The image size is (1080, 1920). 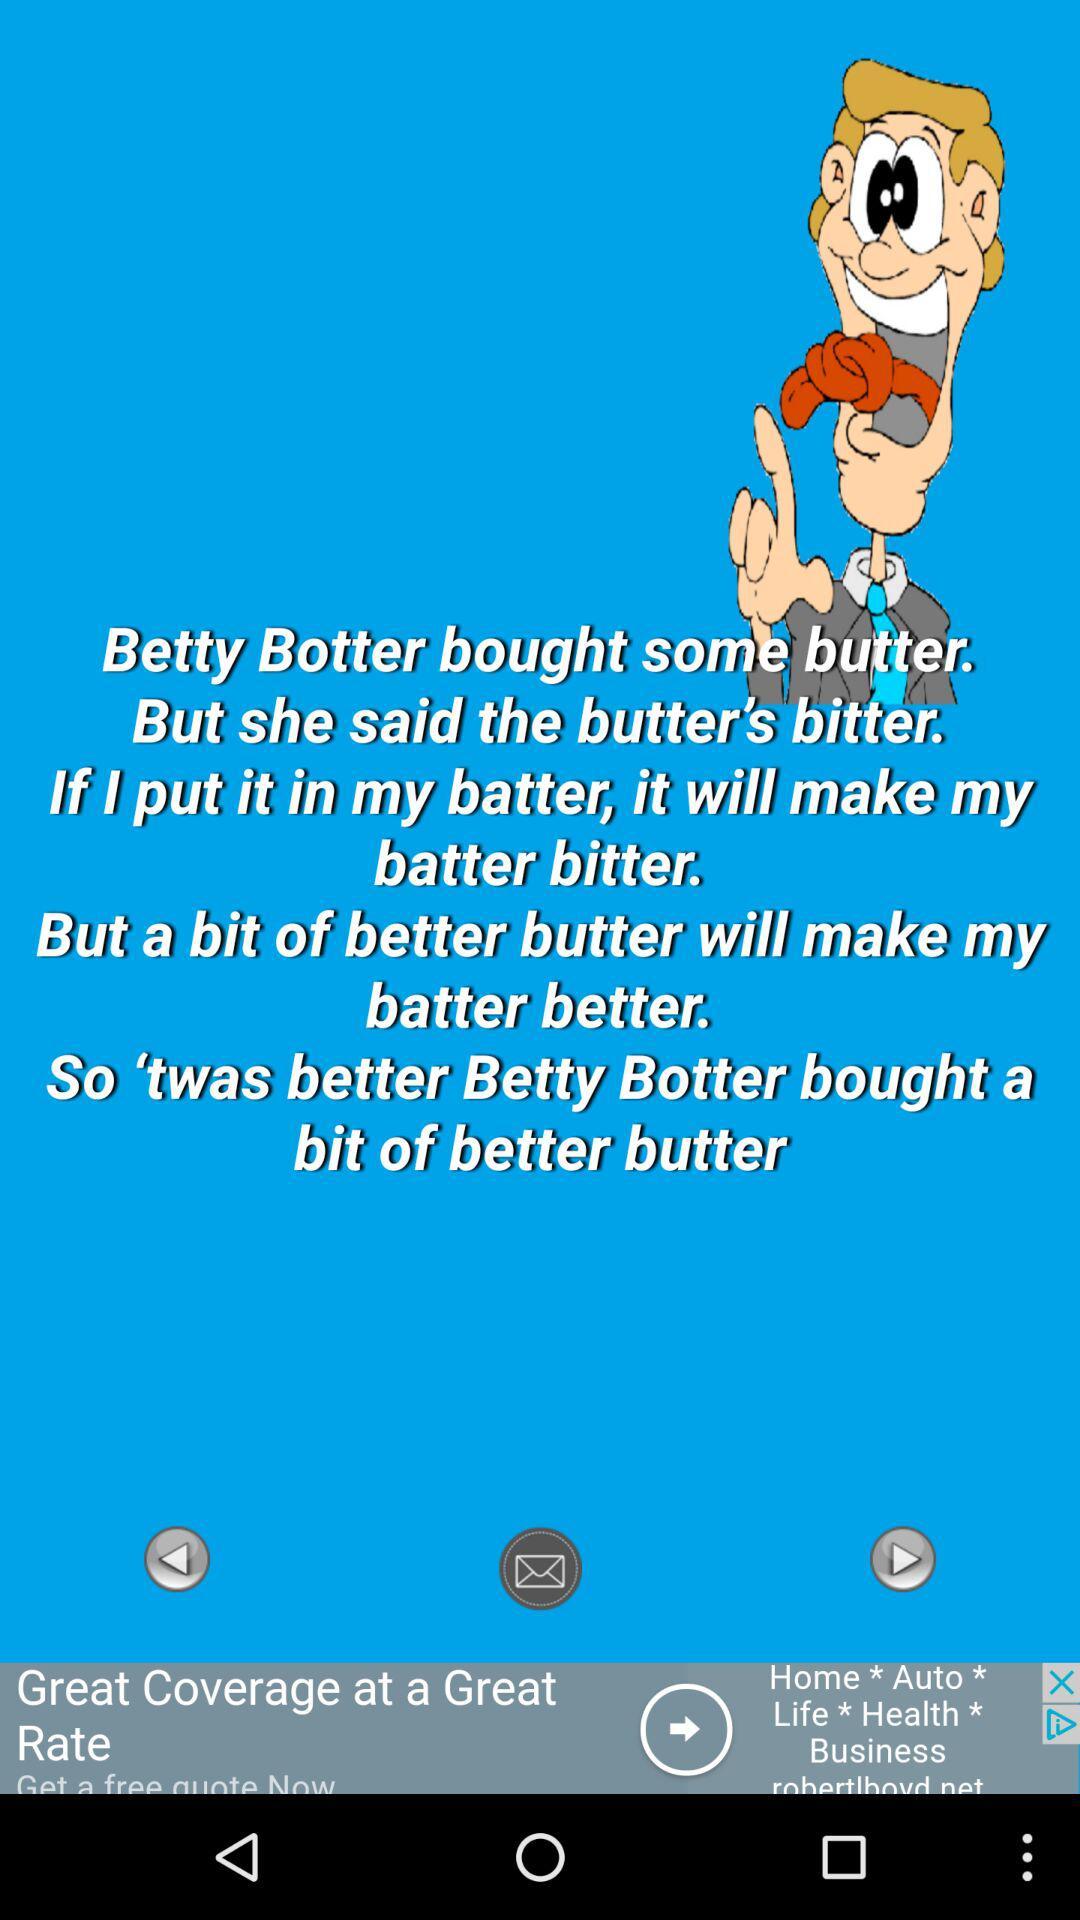 I want to click on forwort, so click(x=540, y=1727).